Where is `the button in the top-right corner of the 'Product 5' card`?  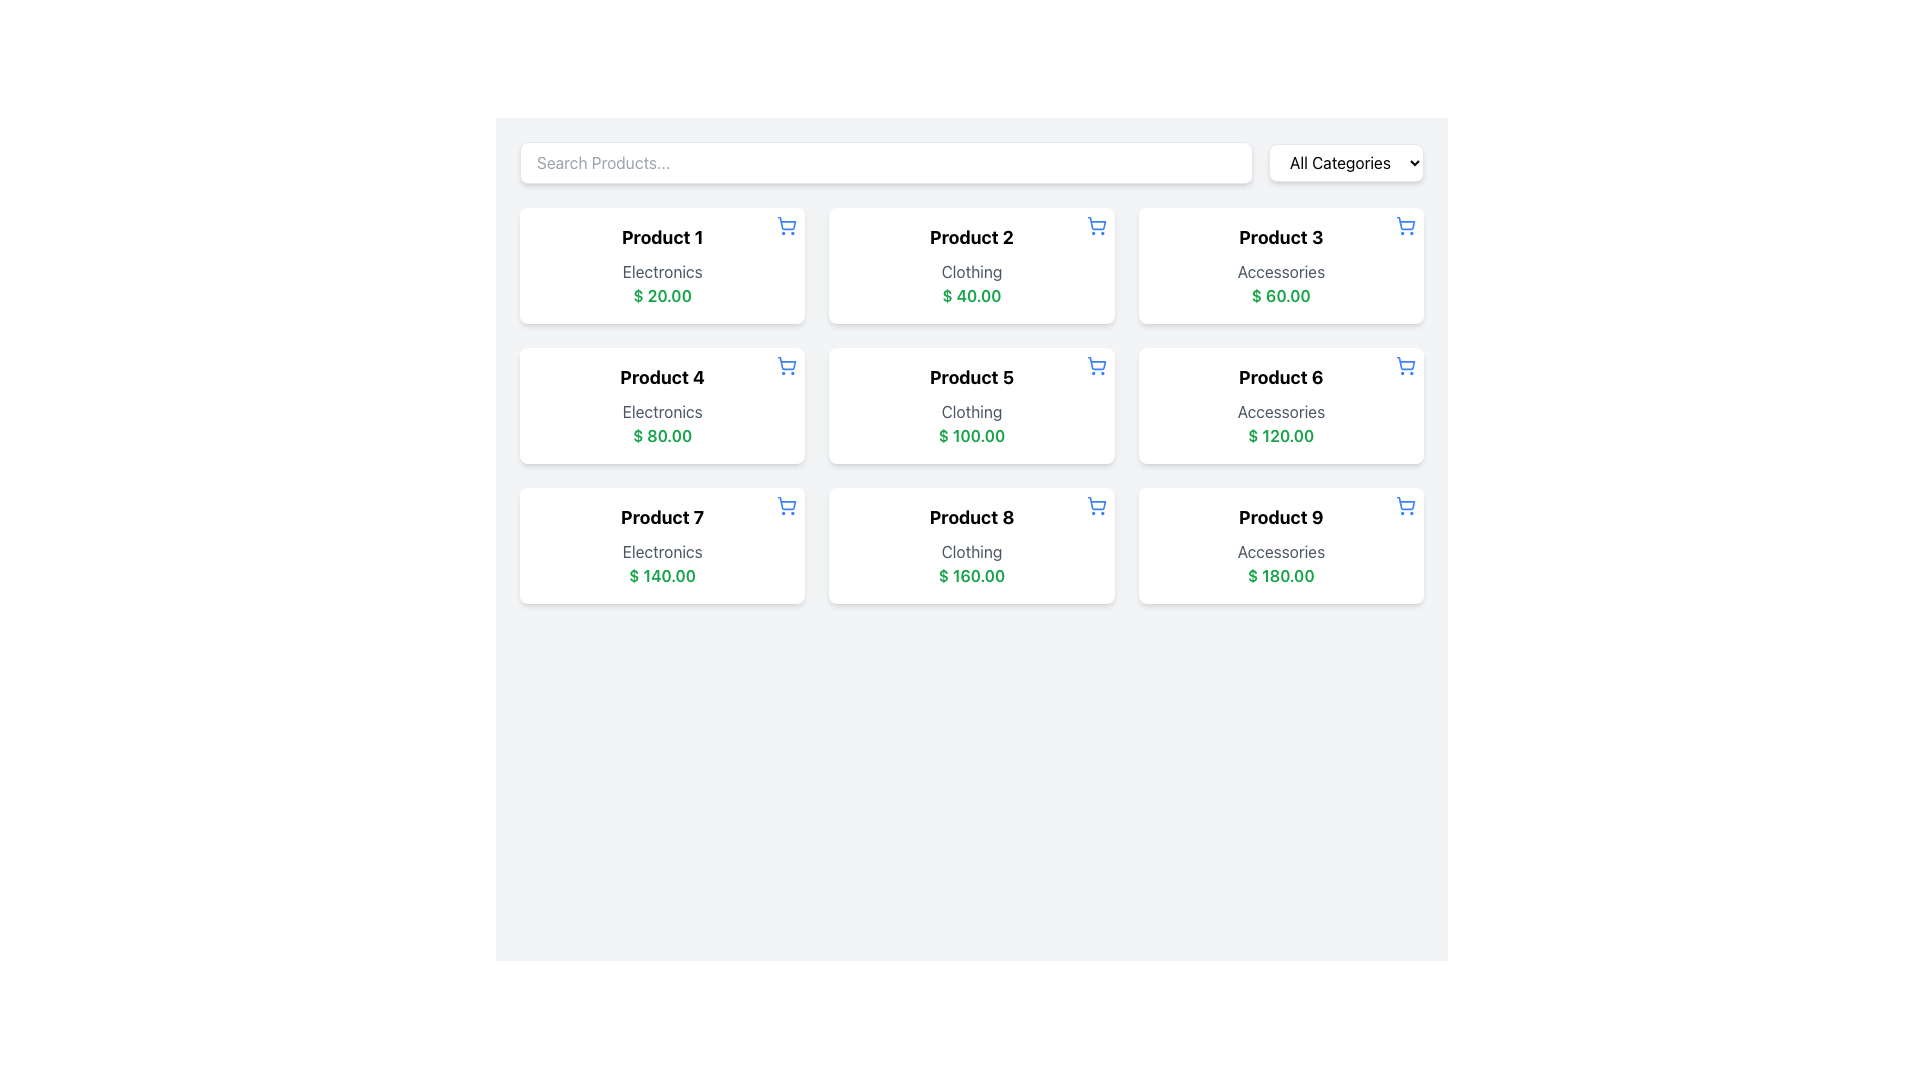 the button in the top-right corner of the 'Product 5' card is located at coordinates (1095, 366).